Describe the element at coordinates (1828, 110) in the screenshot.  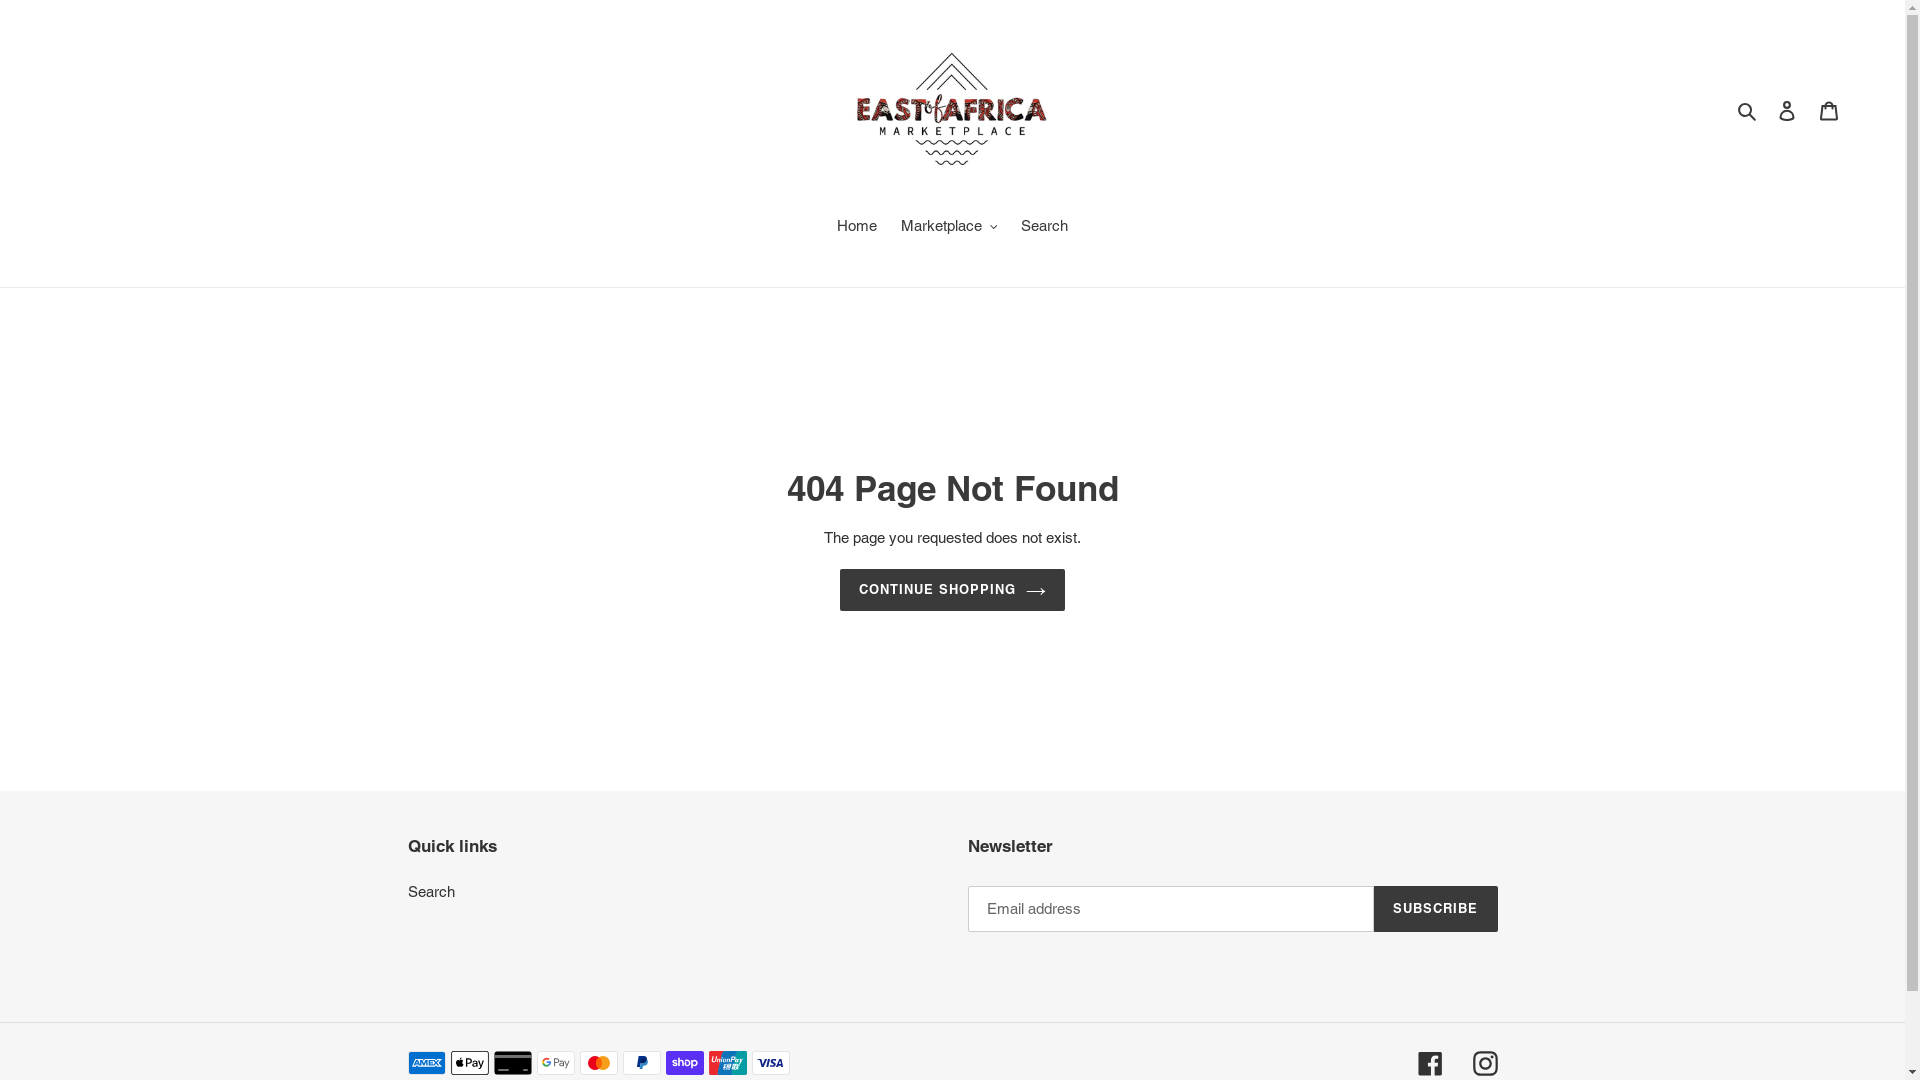
I see `'Cart'` at that location.